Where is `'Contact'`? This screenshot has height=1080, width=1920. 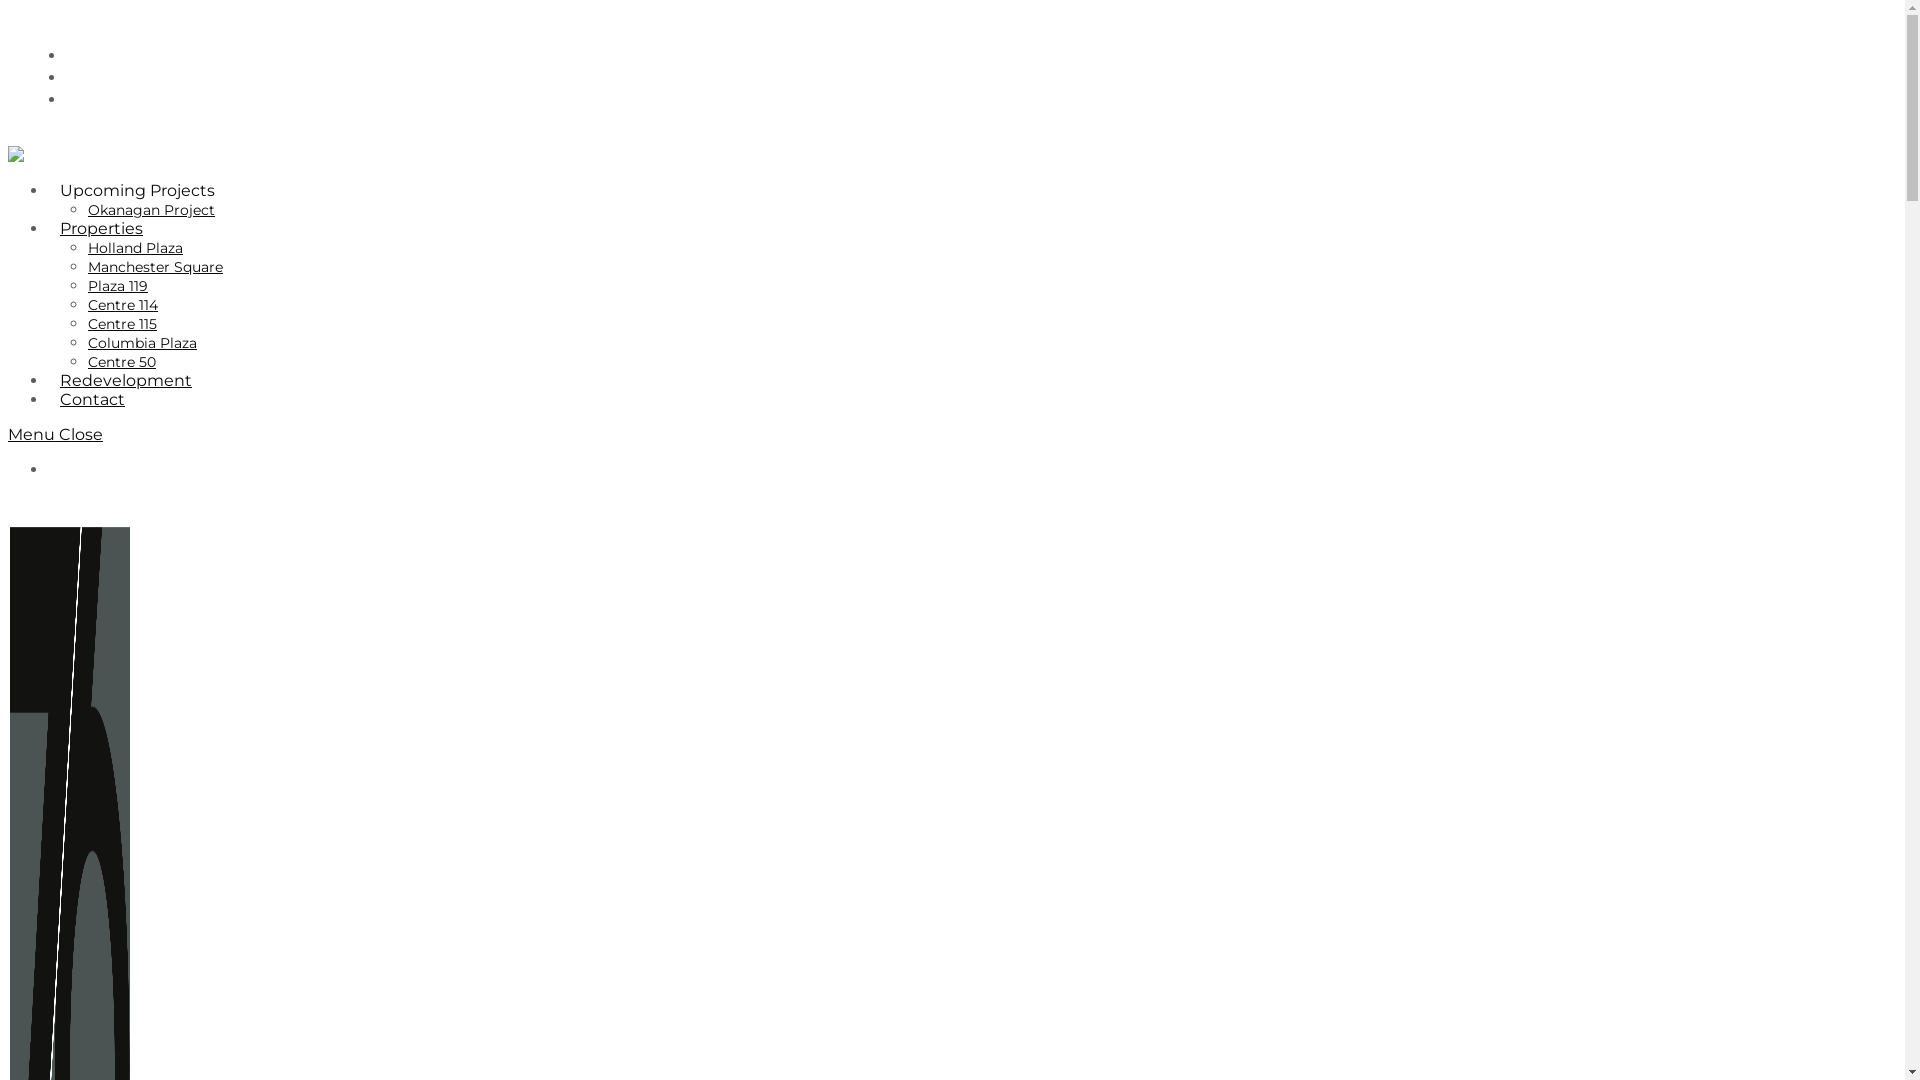
'Contact' is located at coordinates (91, 399).